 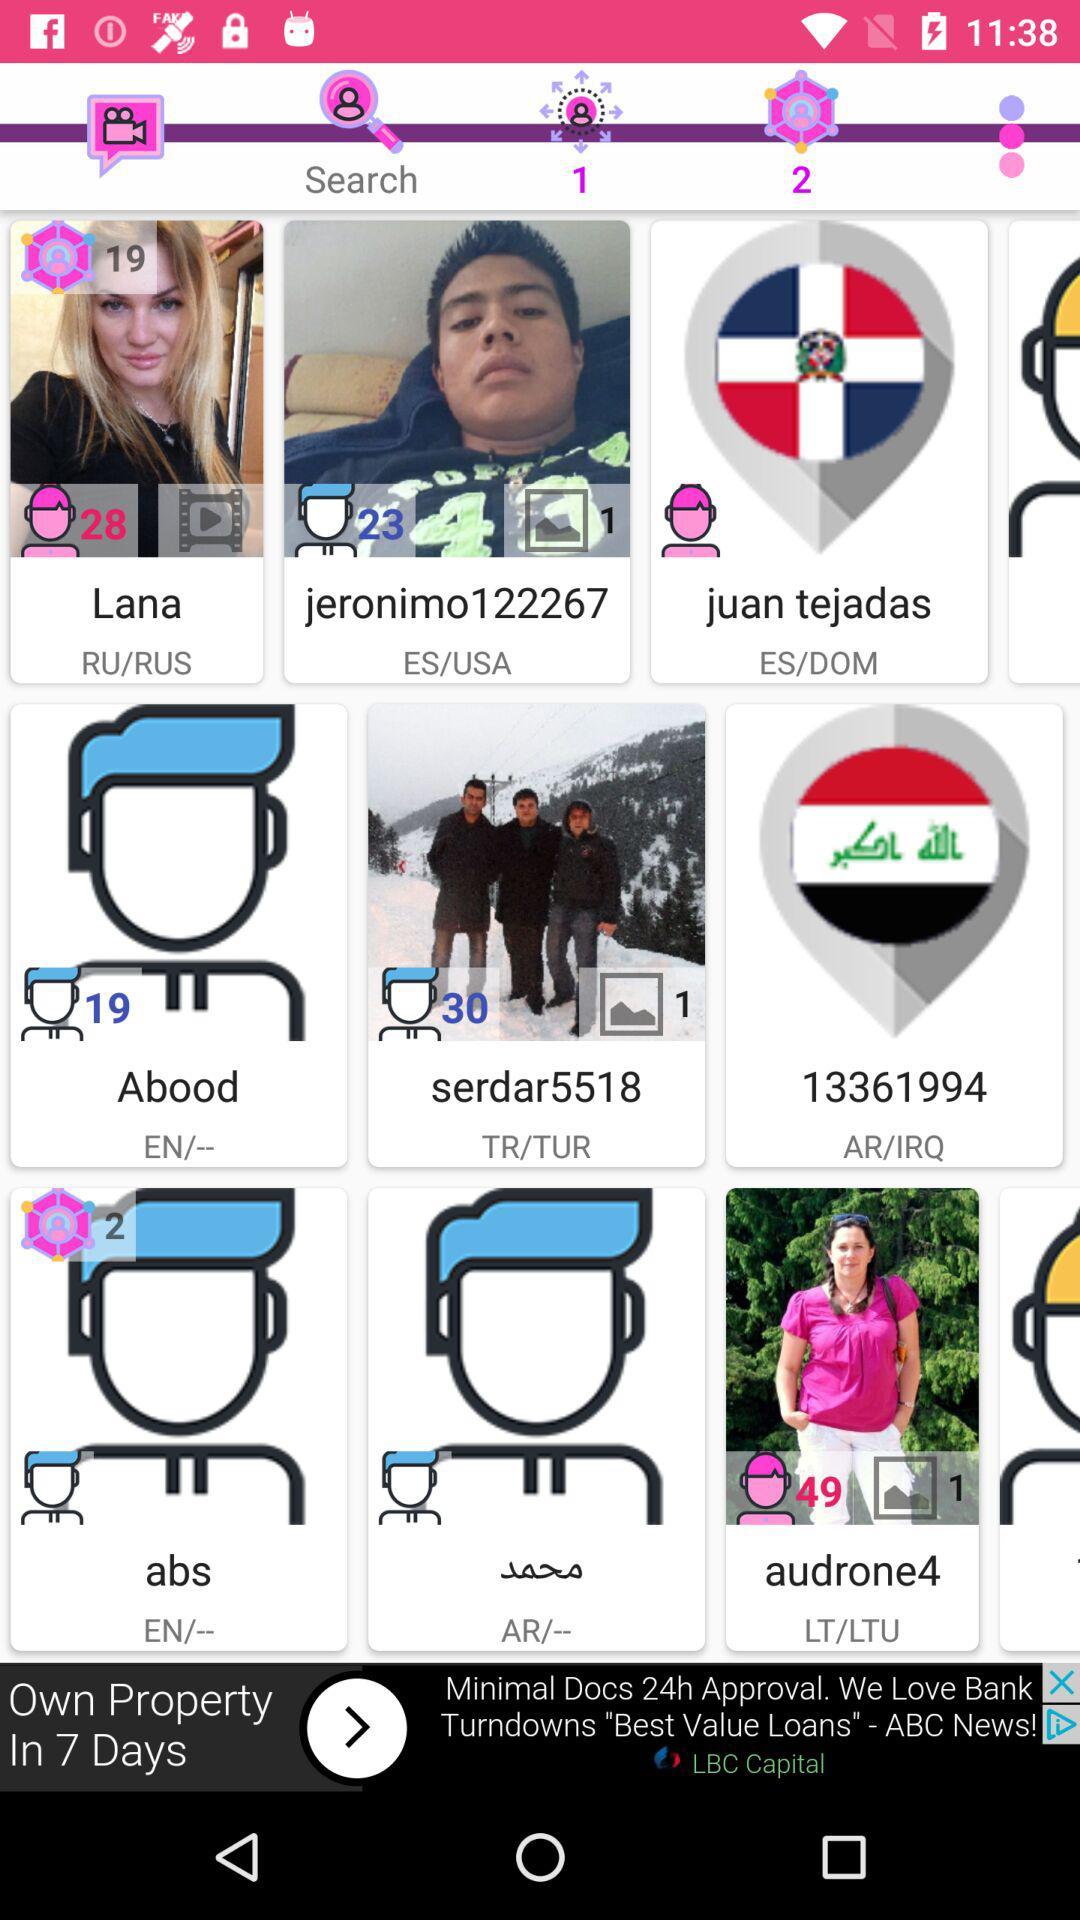 What do you see at coordinates (852, 1356) in the screenshot?
I see `user` at bounding box center [852, 1356].